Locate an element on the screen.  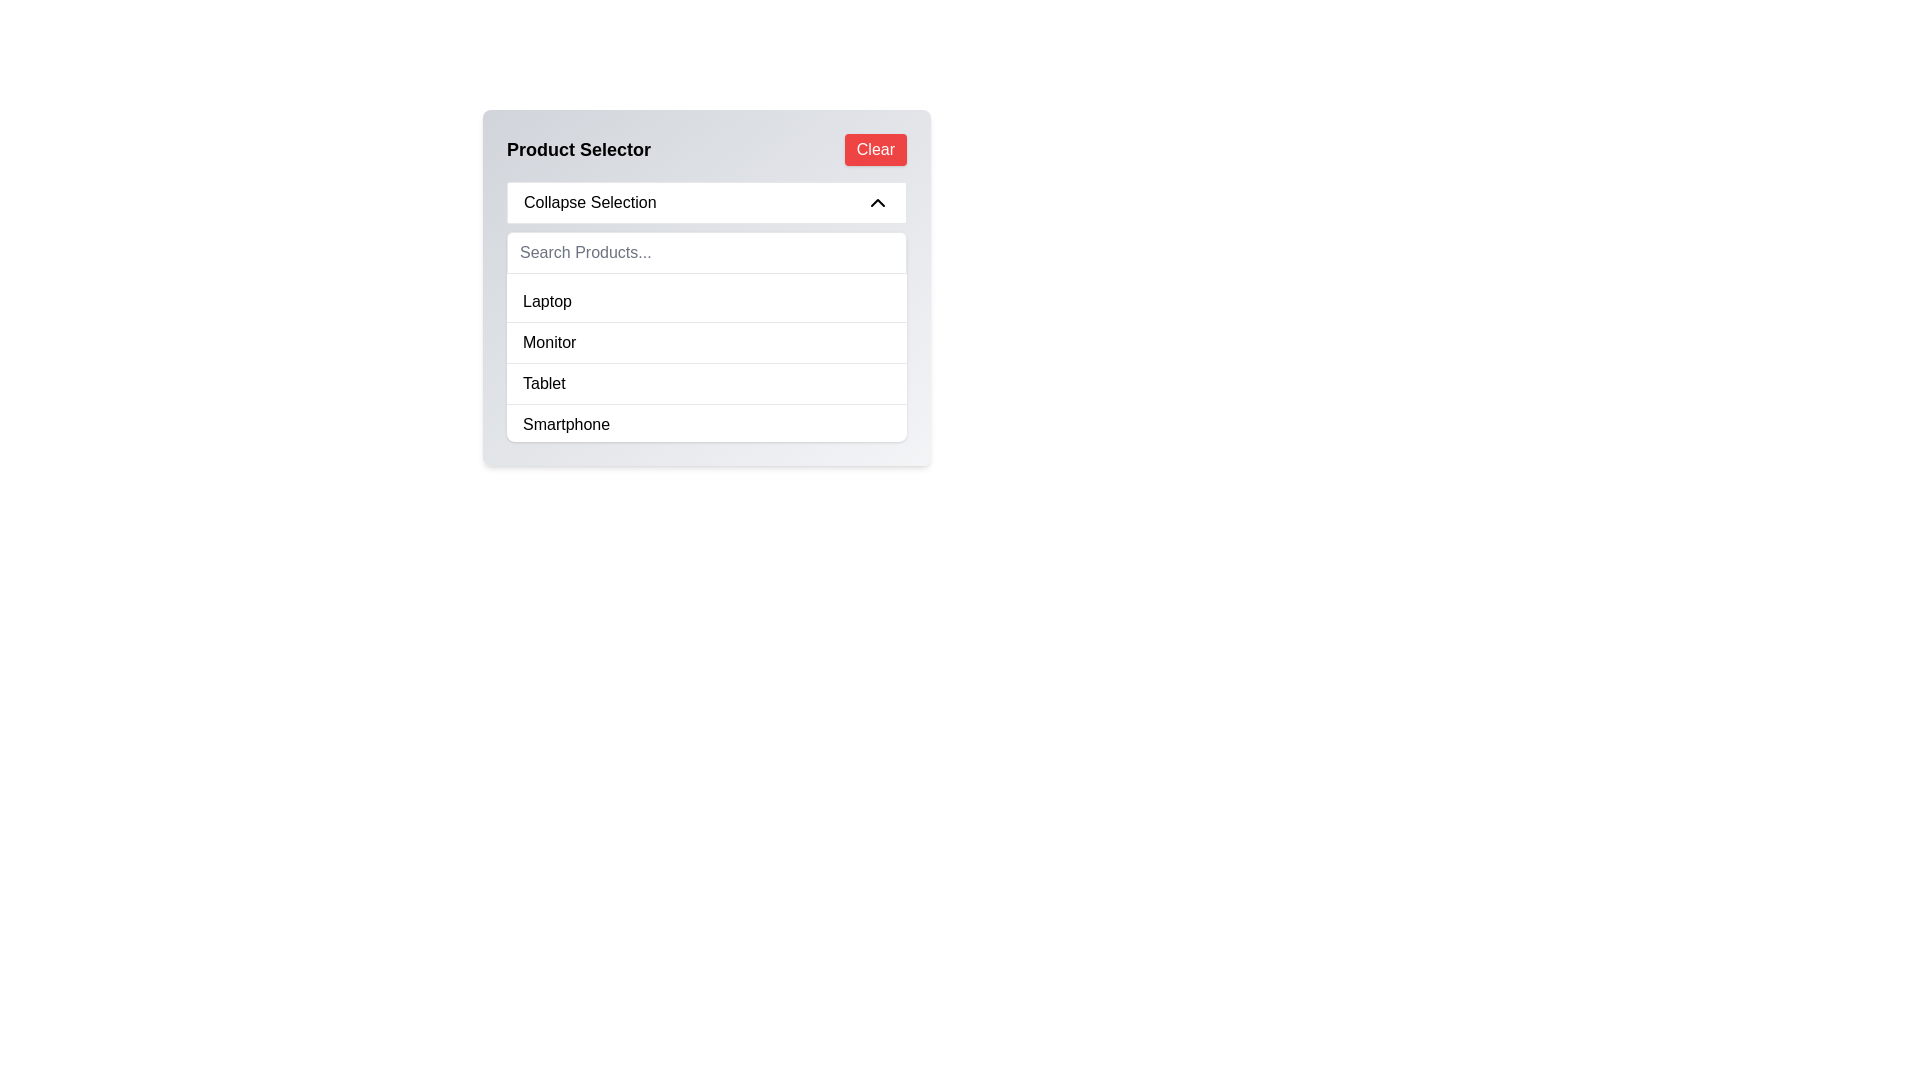
the text label 'Smartphone' at the bottom of the selectable list is located at coordinates (565, 423).